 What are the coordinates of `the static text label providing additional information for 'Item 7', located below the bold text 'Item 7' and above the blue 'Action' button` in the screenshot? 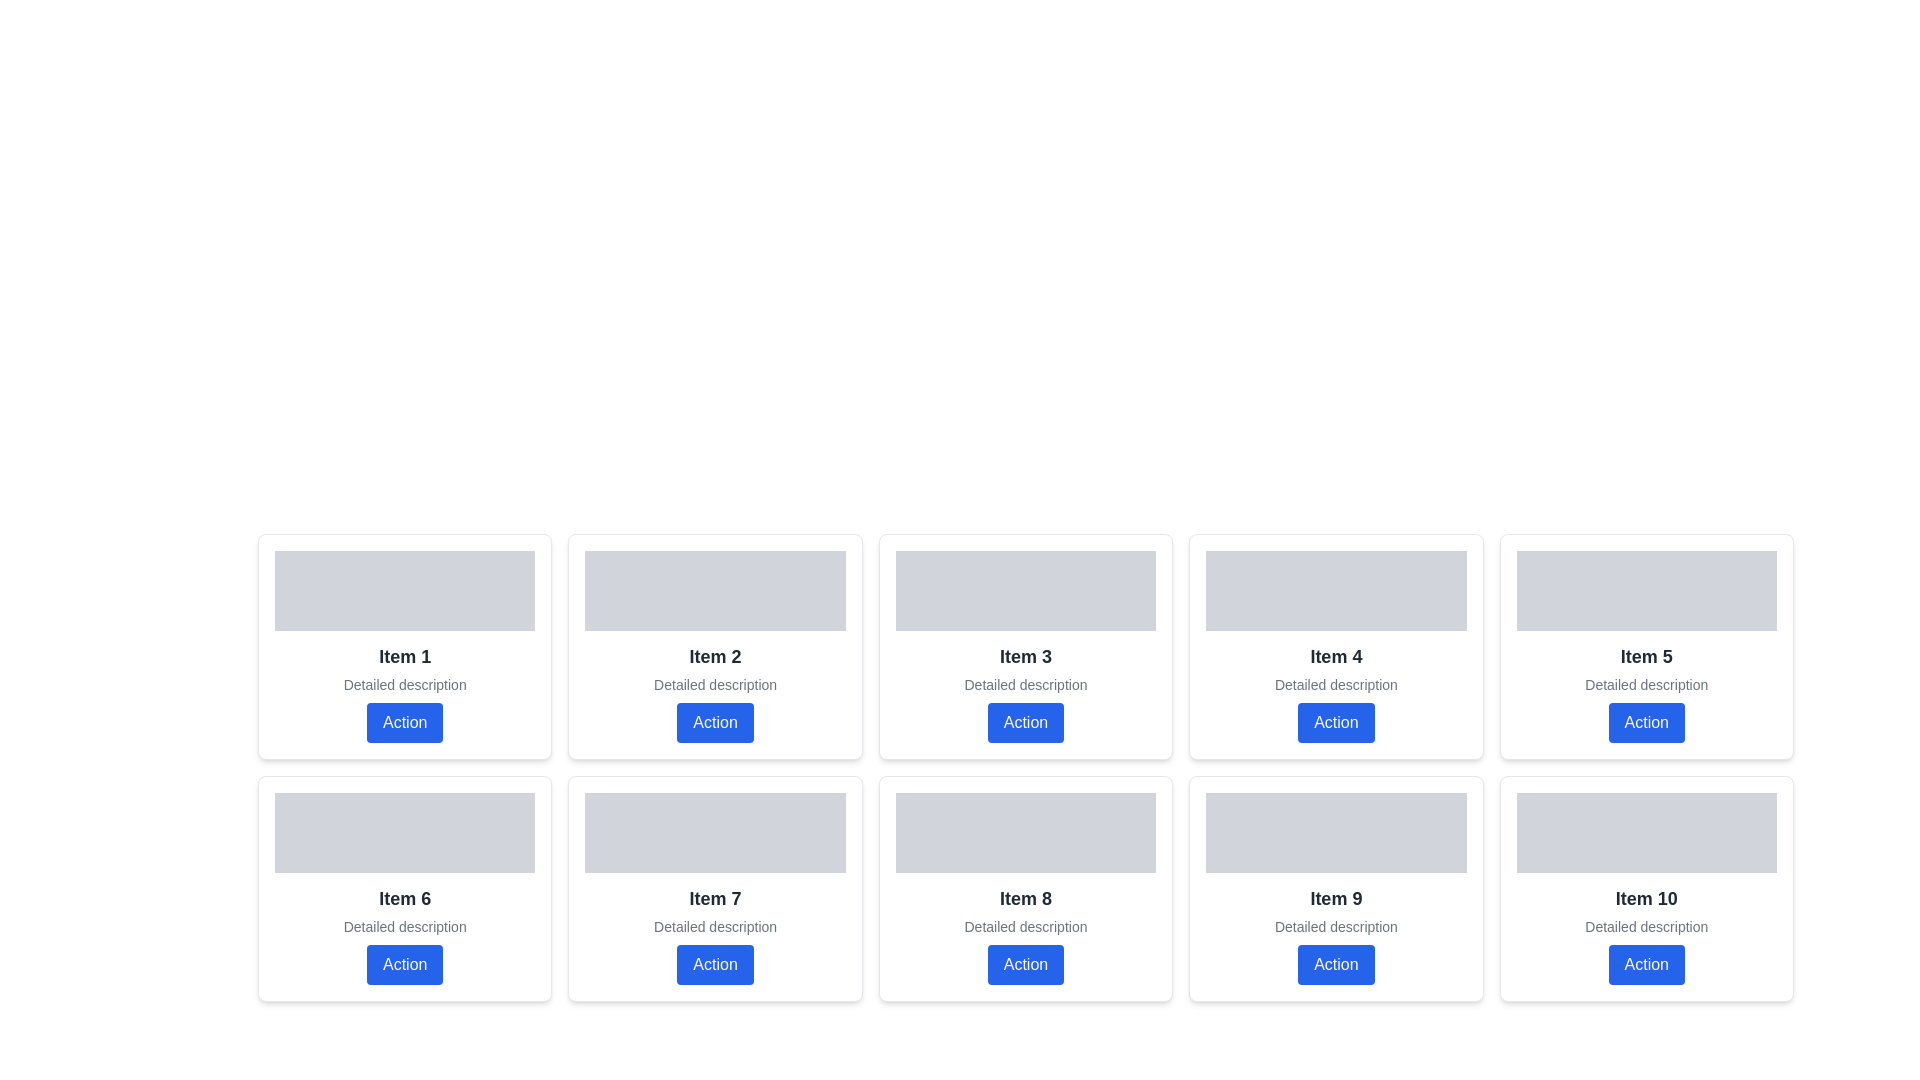 It's located at (715, 926).